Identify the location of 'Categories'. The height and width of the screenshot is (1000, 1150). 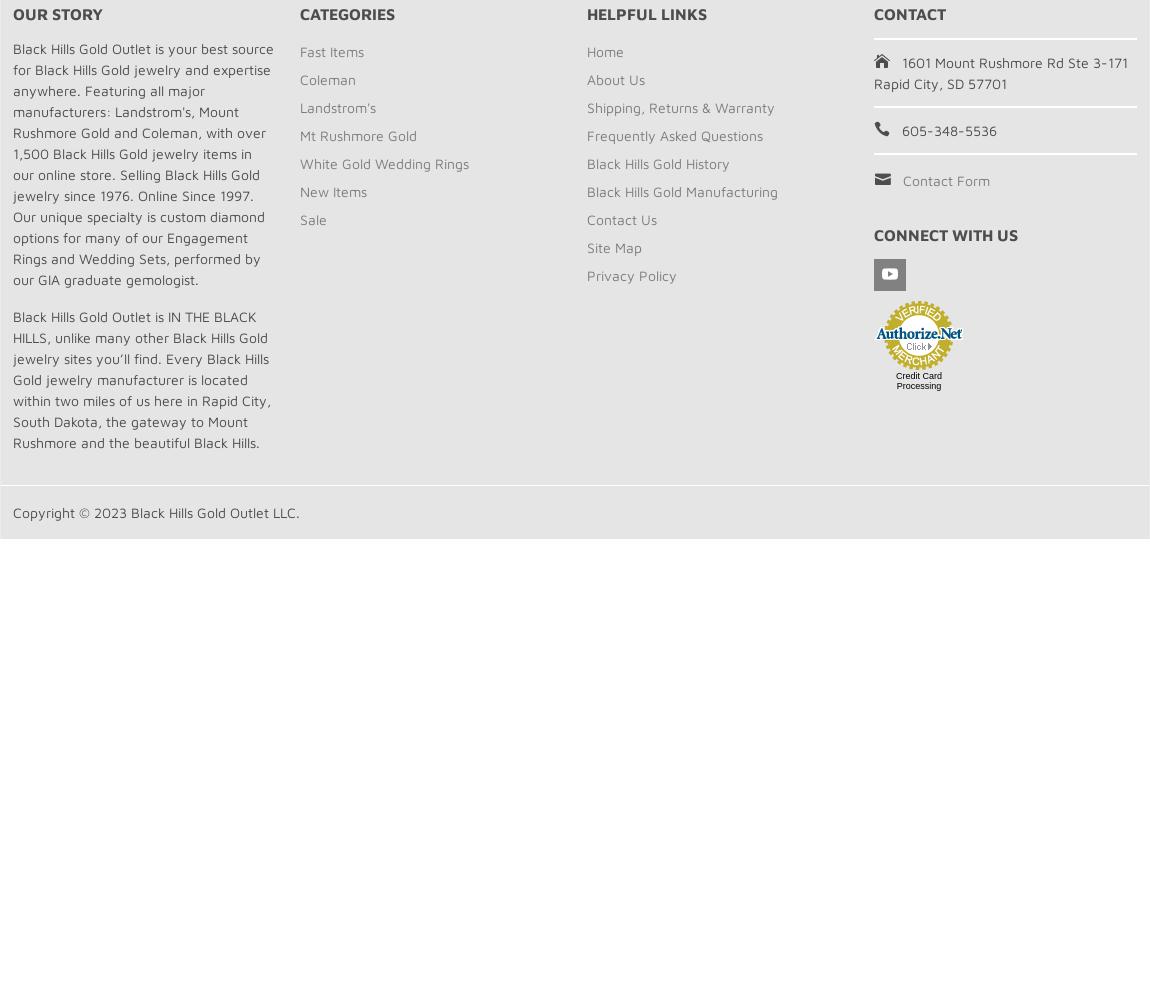
(347, 14).